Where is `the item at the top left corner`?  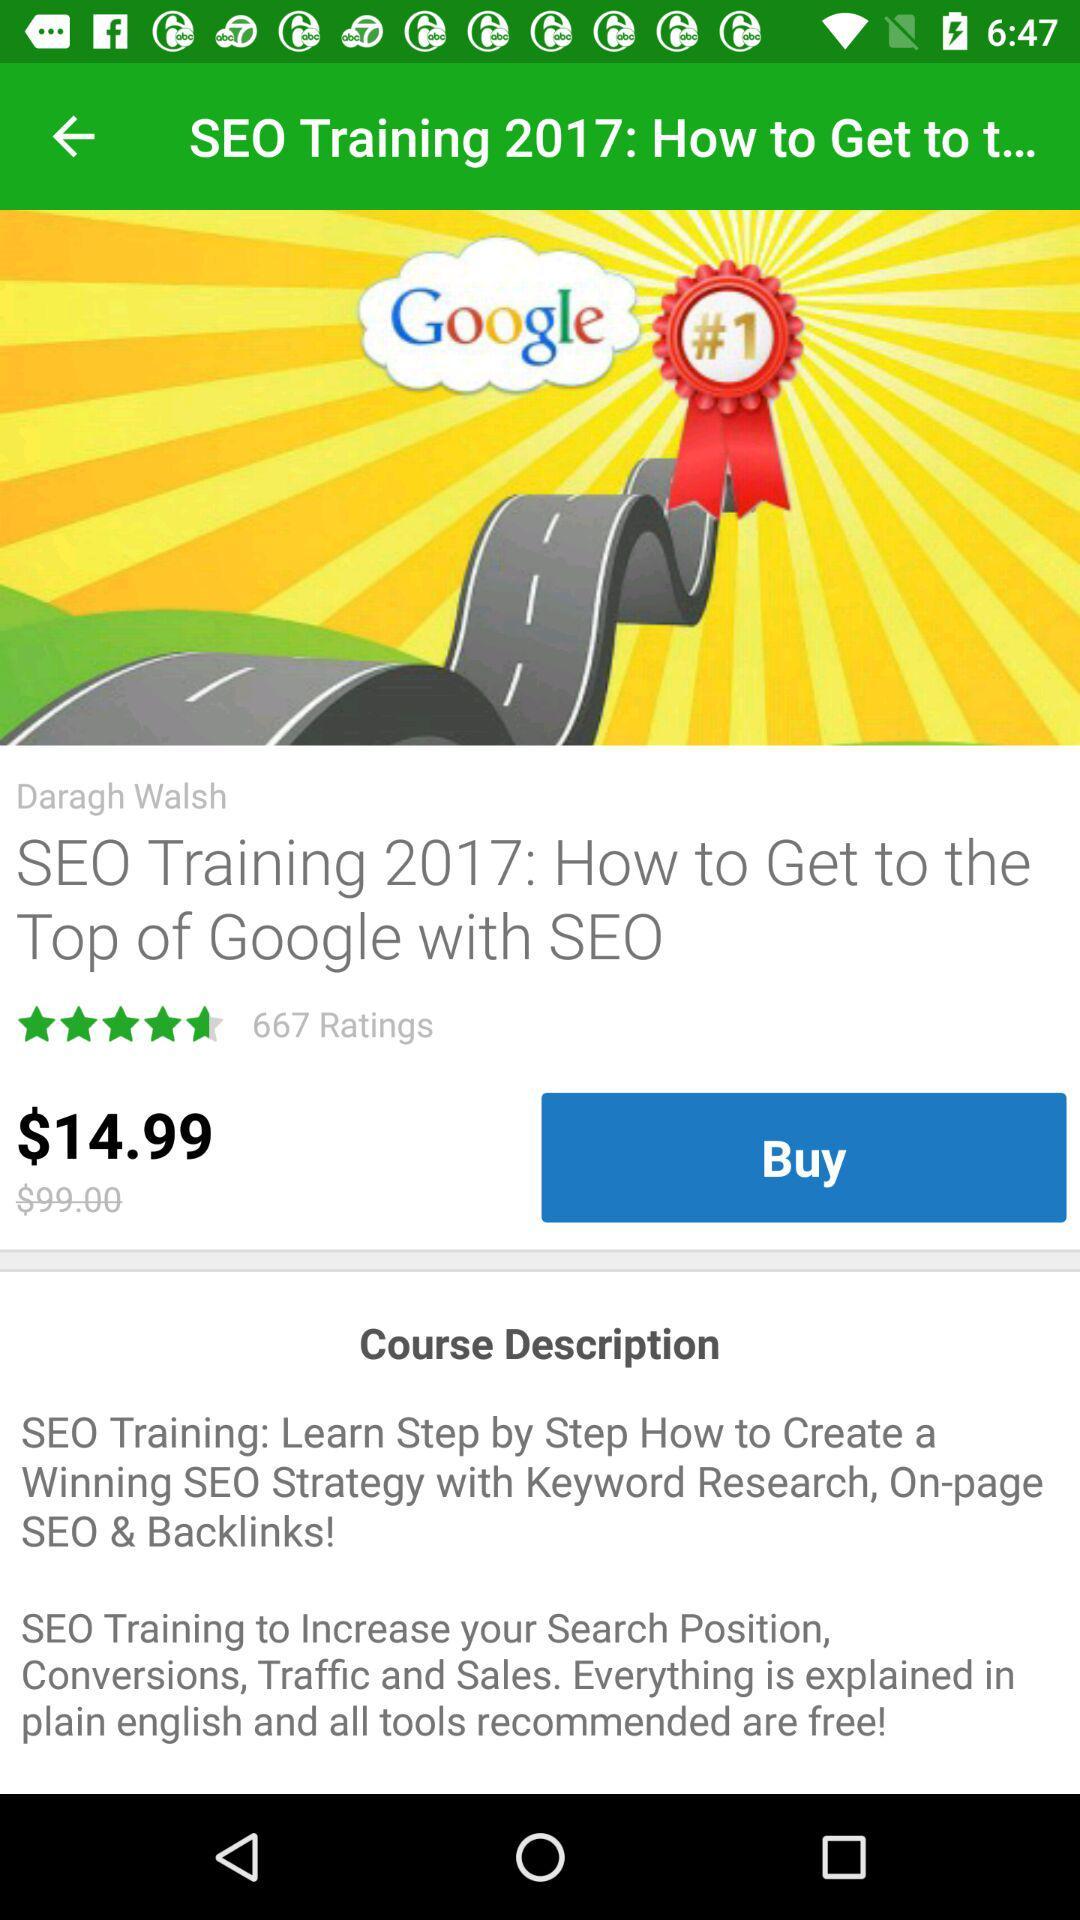
the item at the top left corner is located at coordinates (72, 135).